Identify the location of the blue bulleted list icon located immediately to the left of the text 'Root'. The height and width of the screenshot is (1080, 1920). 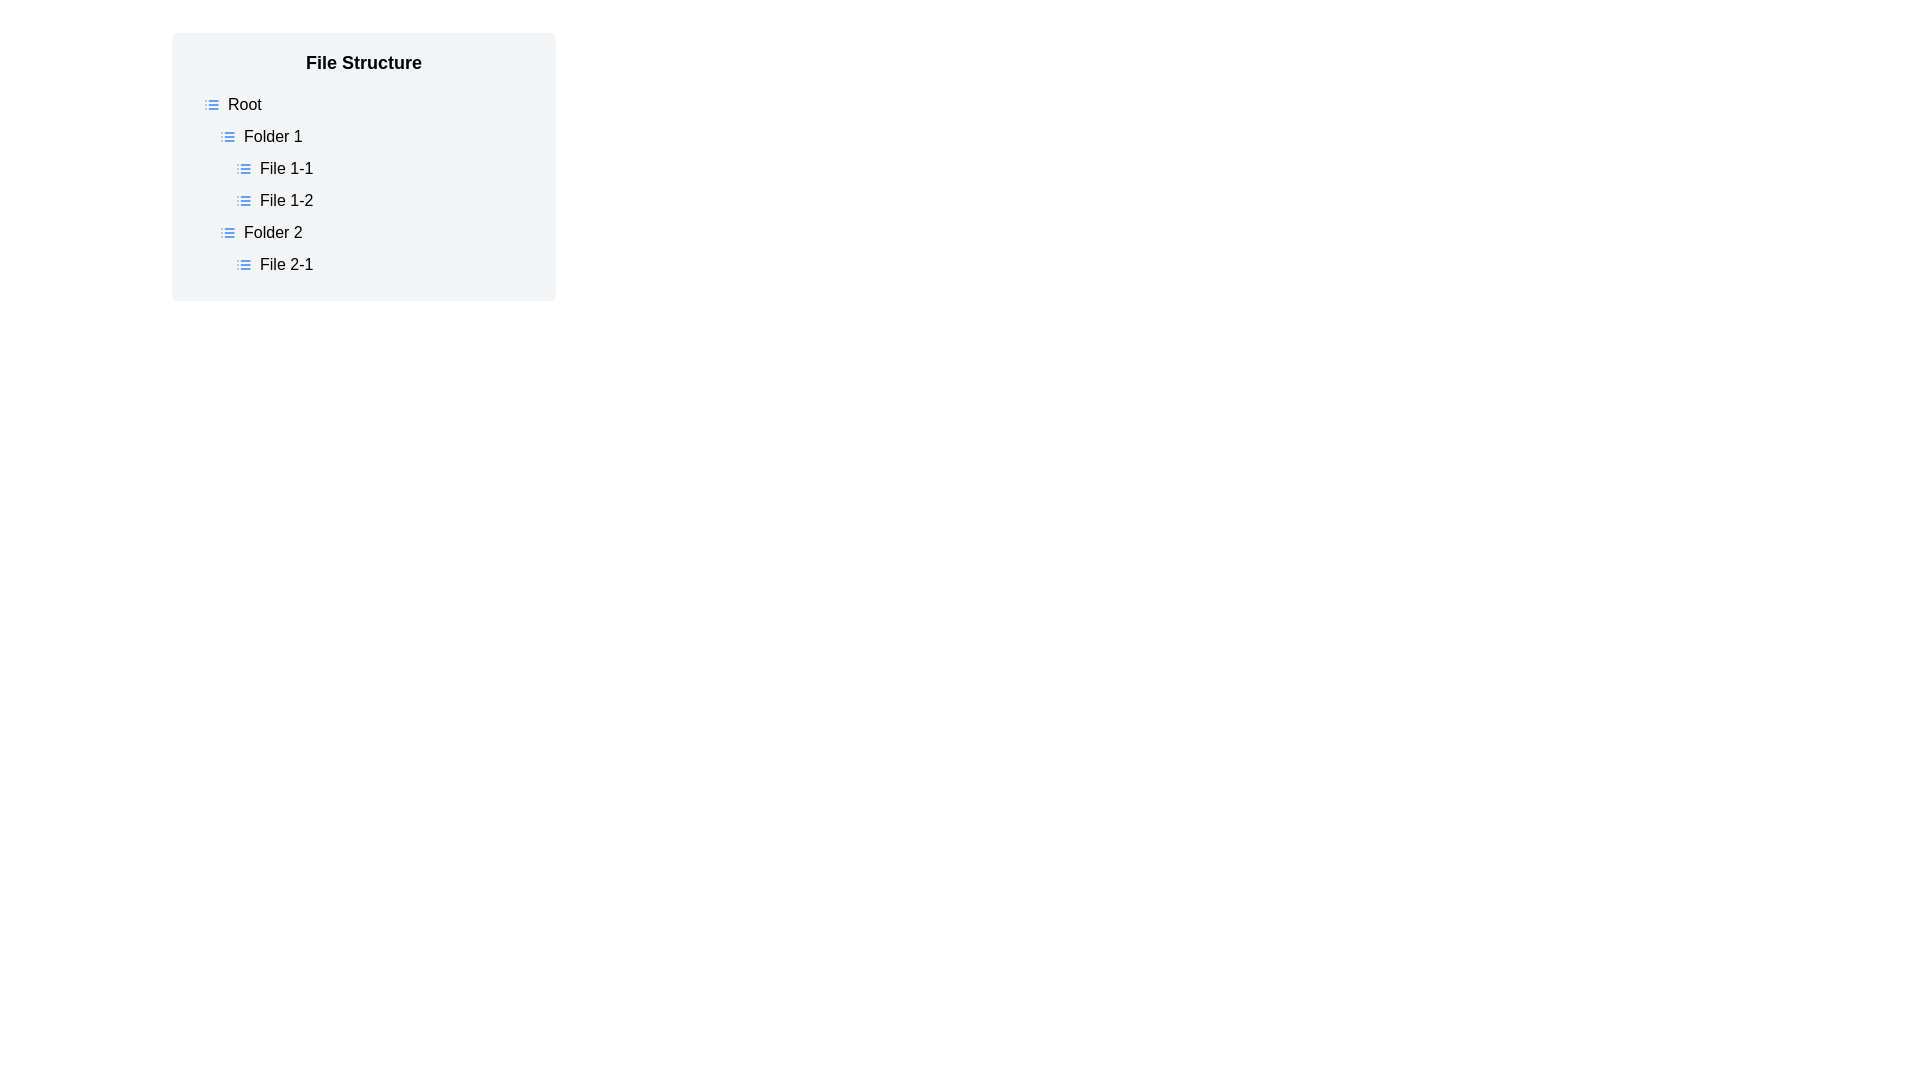
(211, 104).